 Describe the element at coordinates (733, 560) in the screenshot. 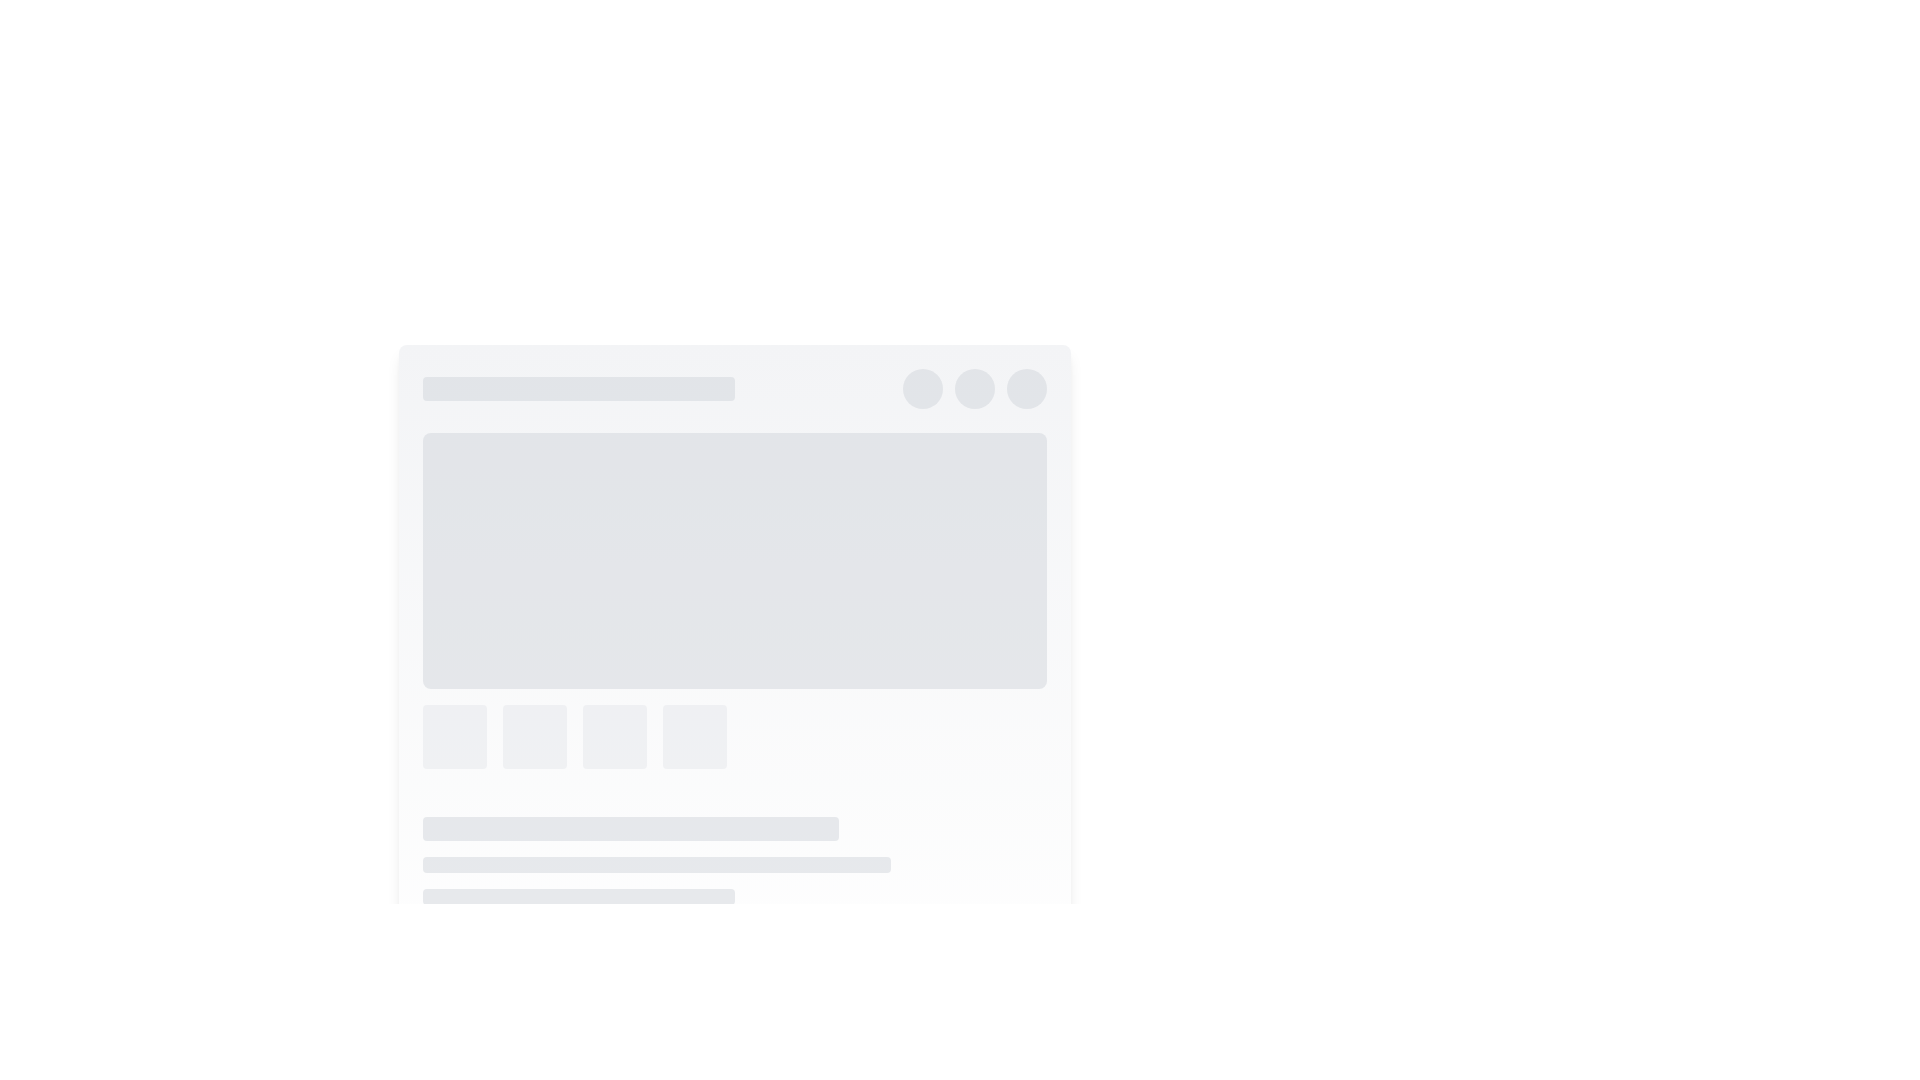

I see `the central loading animation placeholder that spans the majority of its width, positioned above smaller square elements` at that location.